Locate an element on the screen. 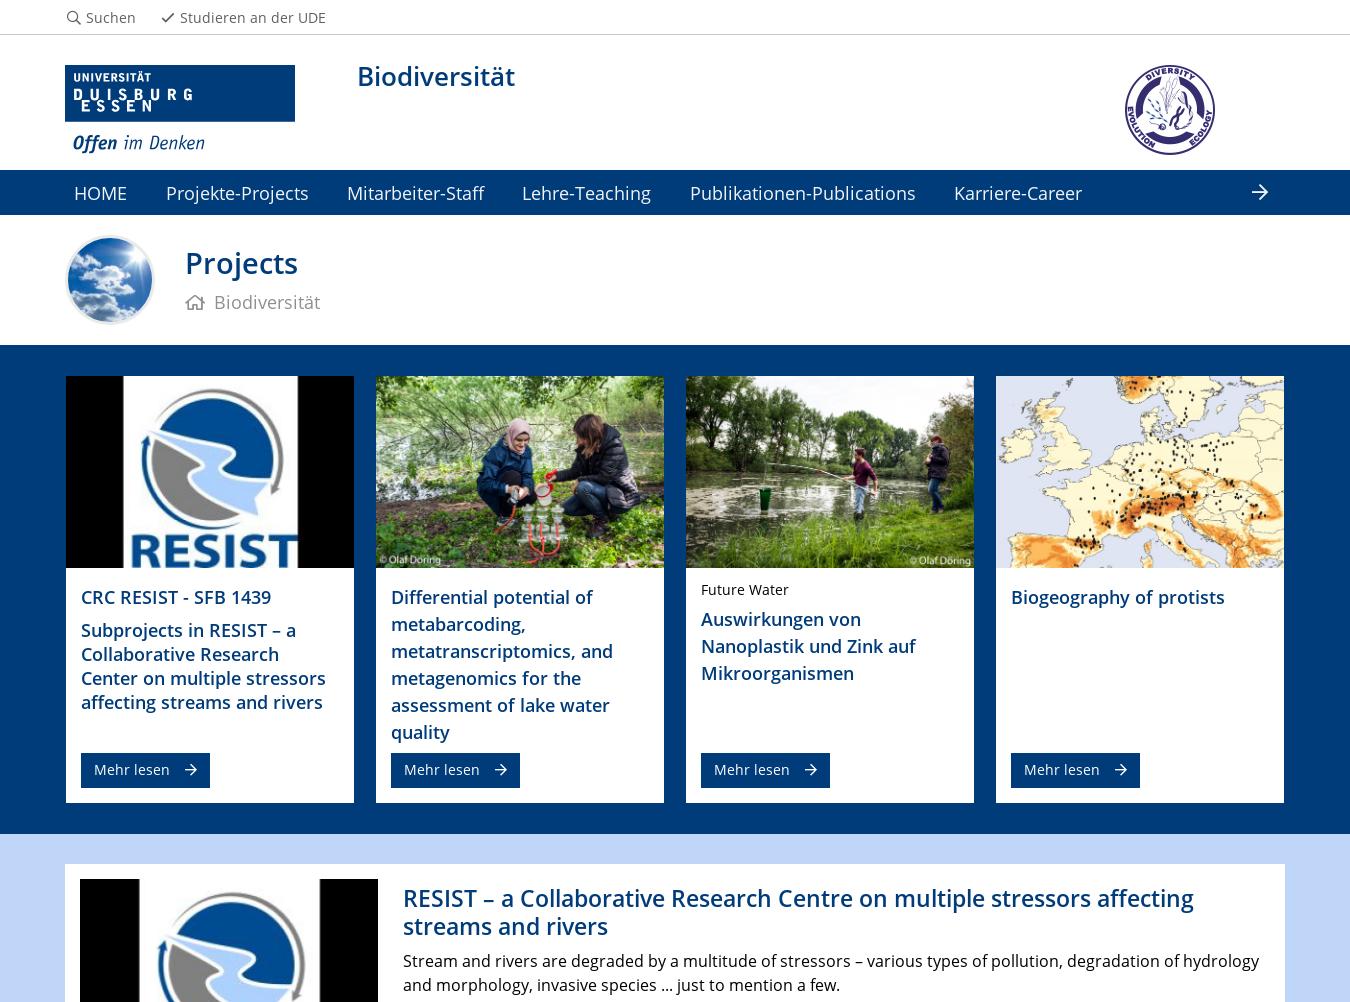 The image size is (1350, 1002). 'Stream and rivers are degraded by a multitude of stressors – various types of pollution, degradation of hydrology and morphology, invasive species ... just to mention a few.' is located at coordinates (829, 972).